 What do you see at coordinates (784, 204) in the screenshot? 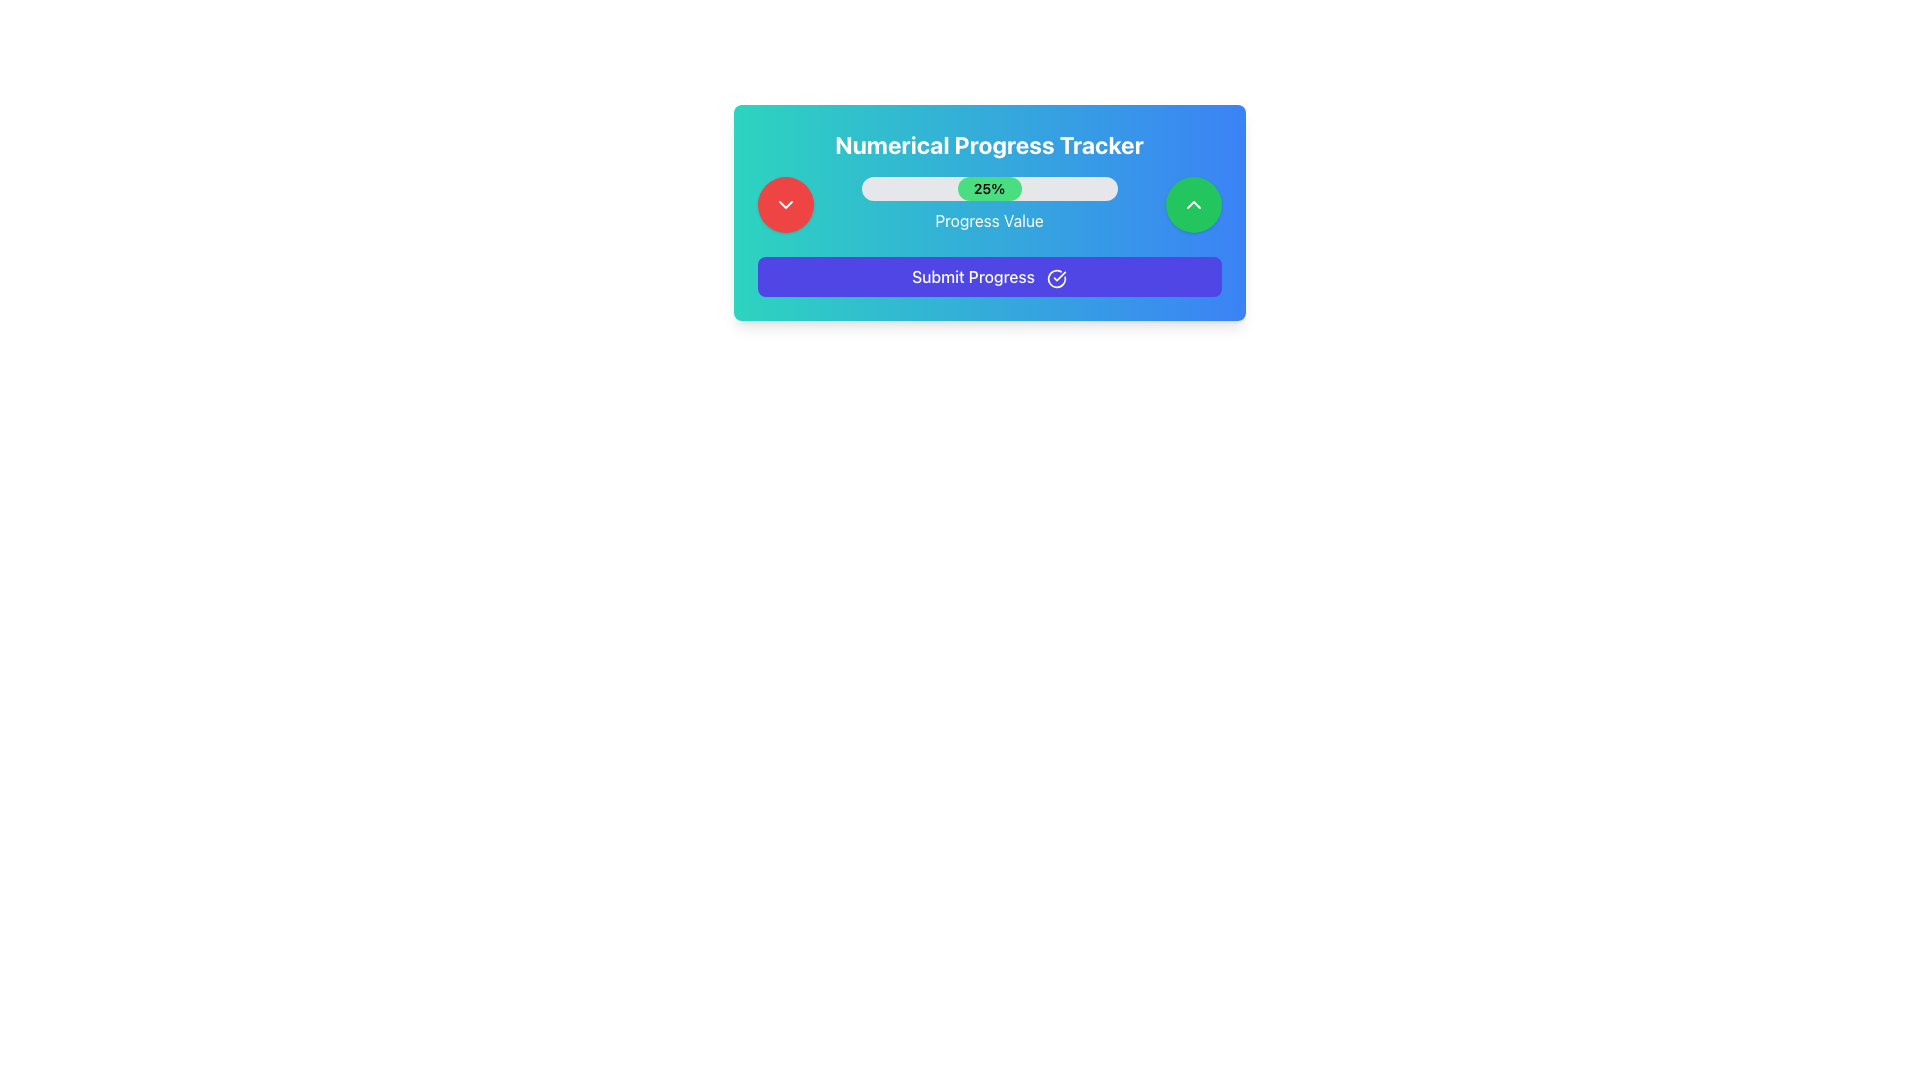
I see `the control button intended to decrease the progress value in the 'Numerical Progress Tracker'` at bounding box center [784, 204].